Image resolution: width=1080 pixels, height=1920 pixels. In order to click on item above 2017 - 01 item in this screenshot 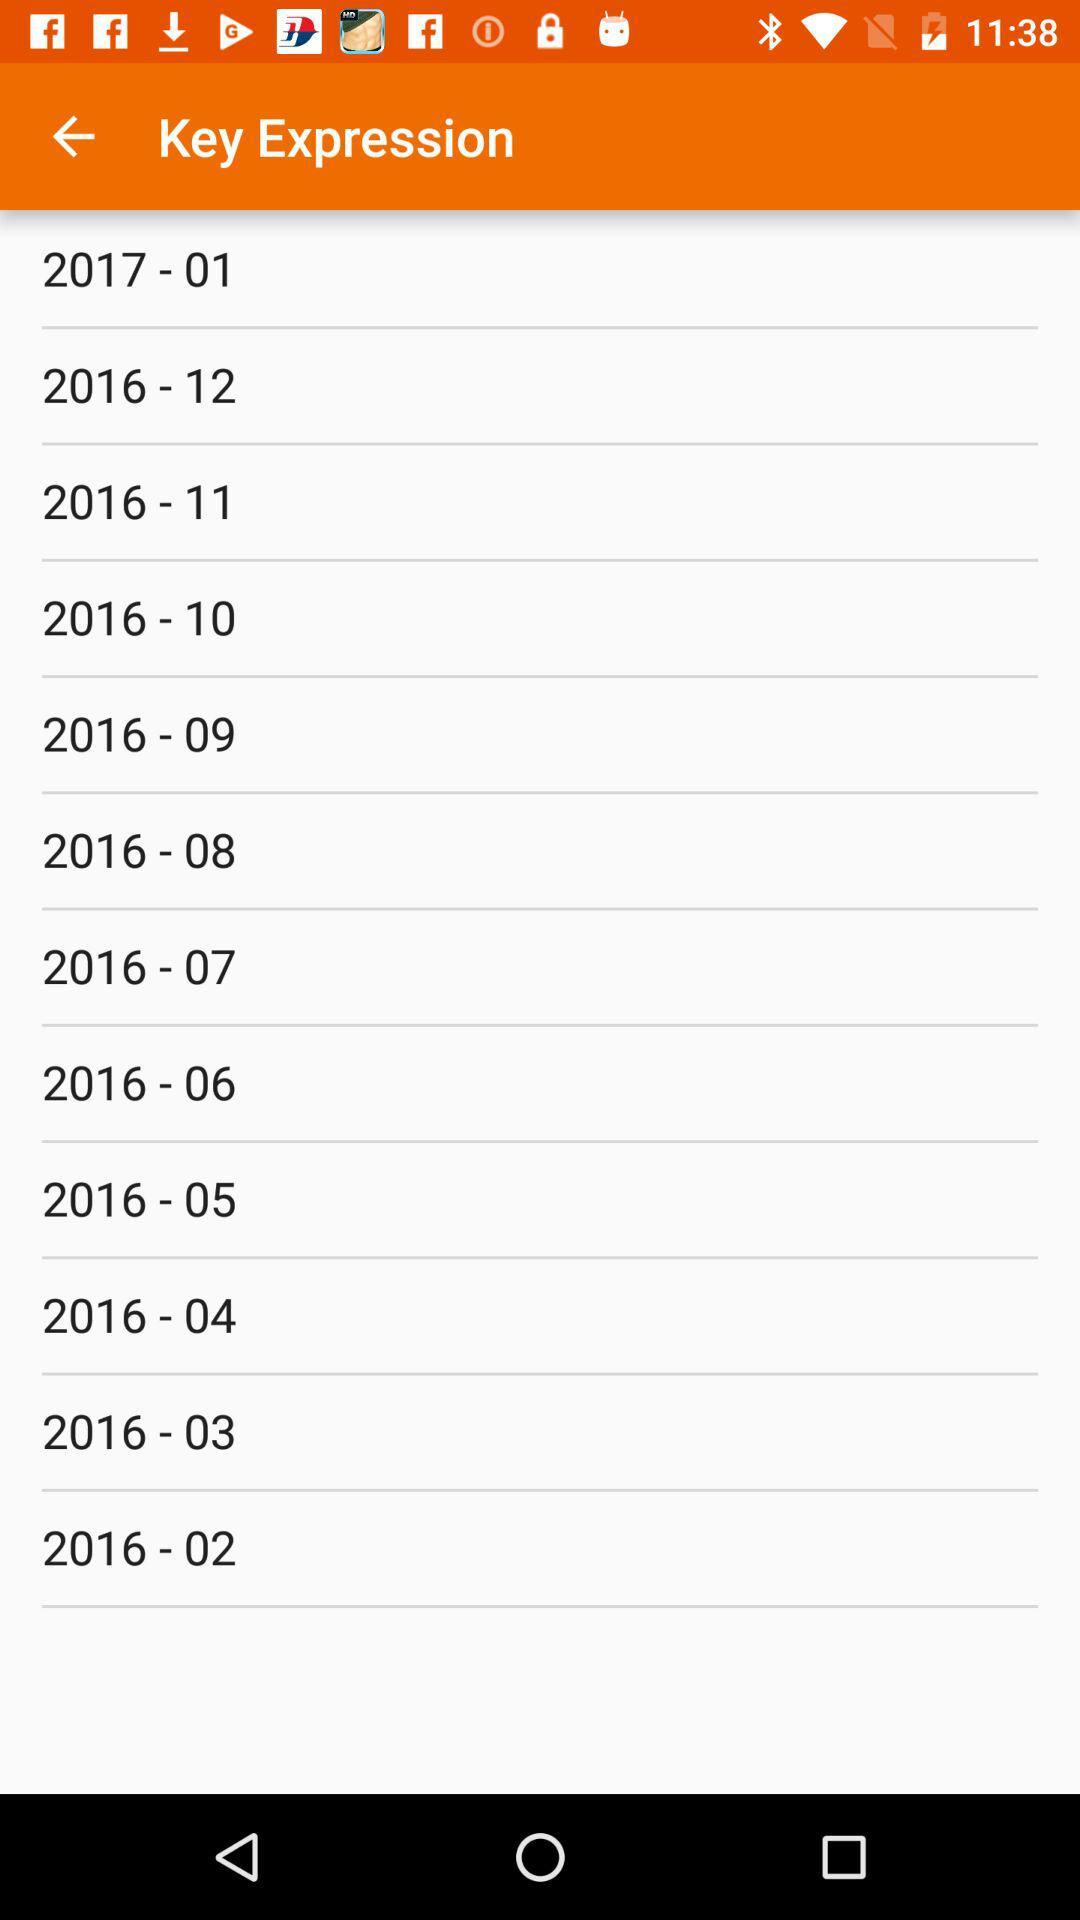, I will do `click(72, 135)`.